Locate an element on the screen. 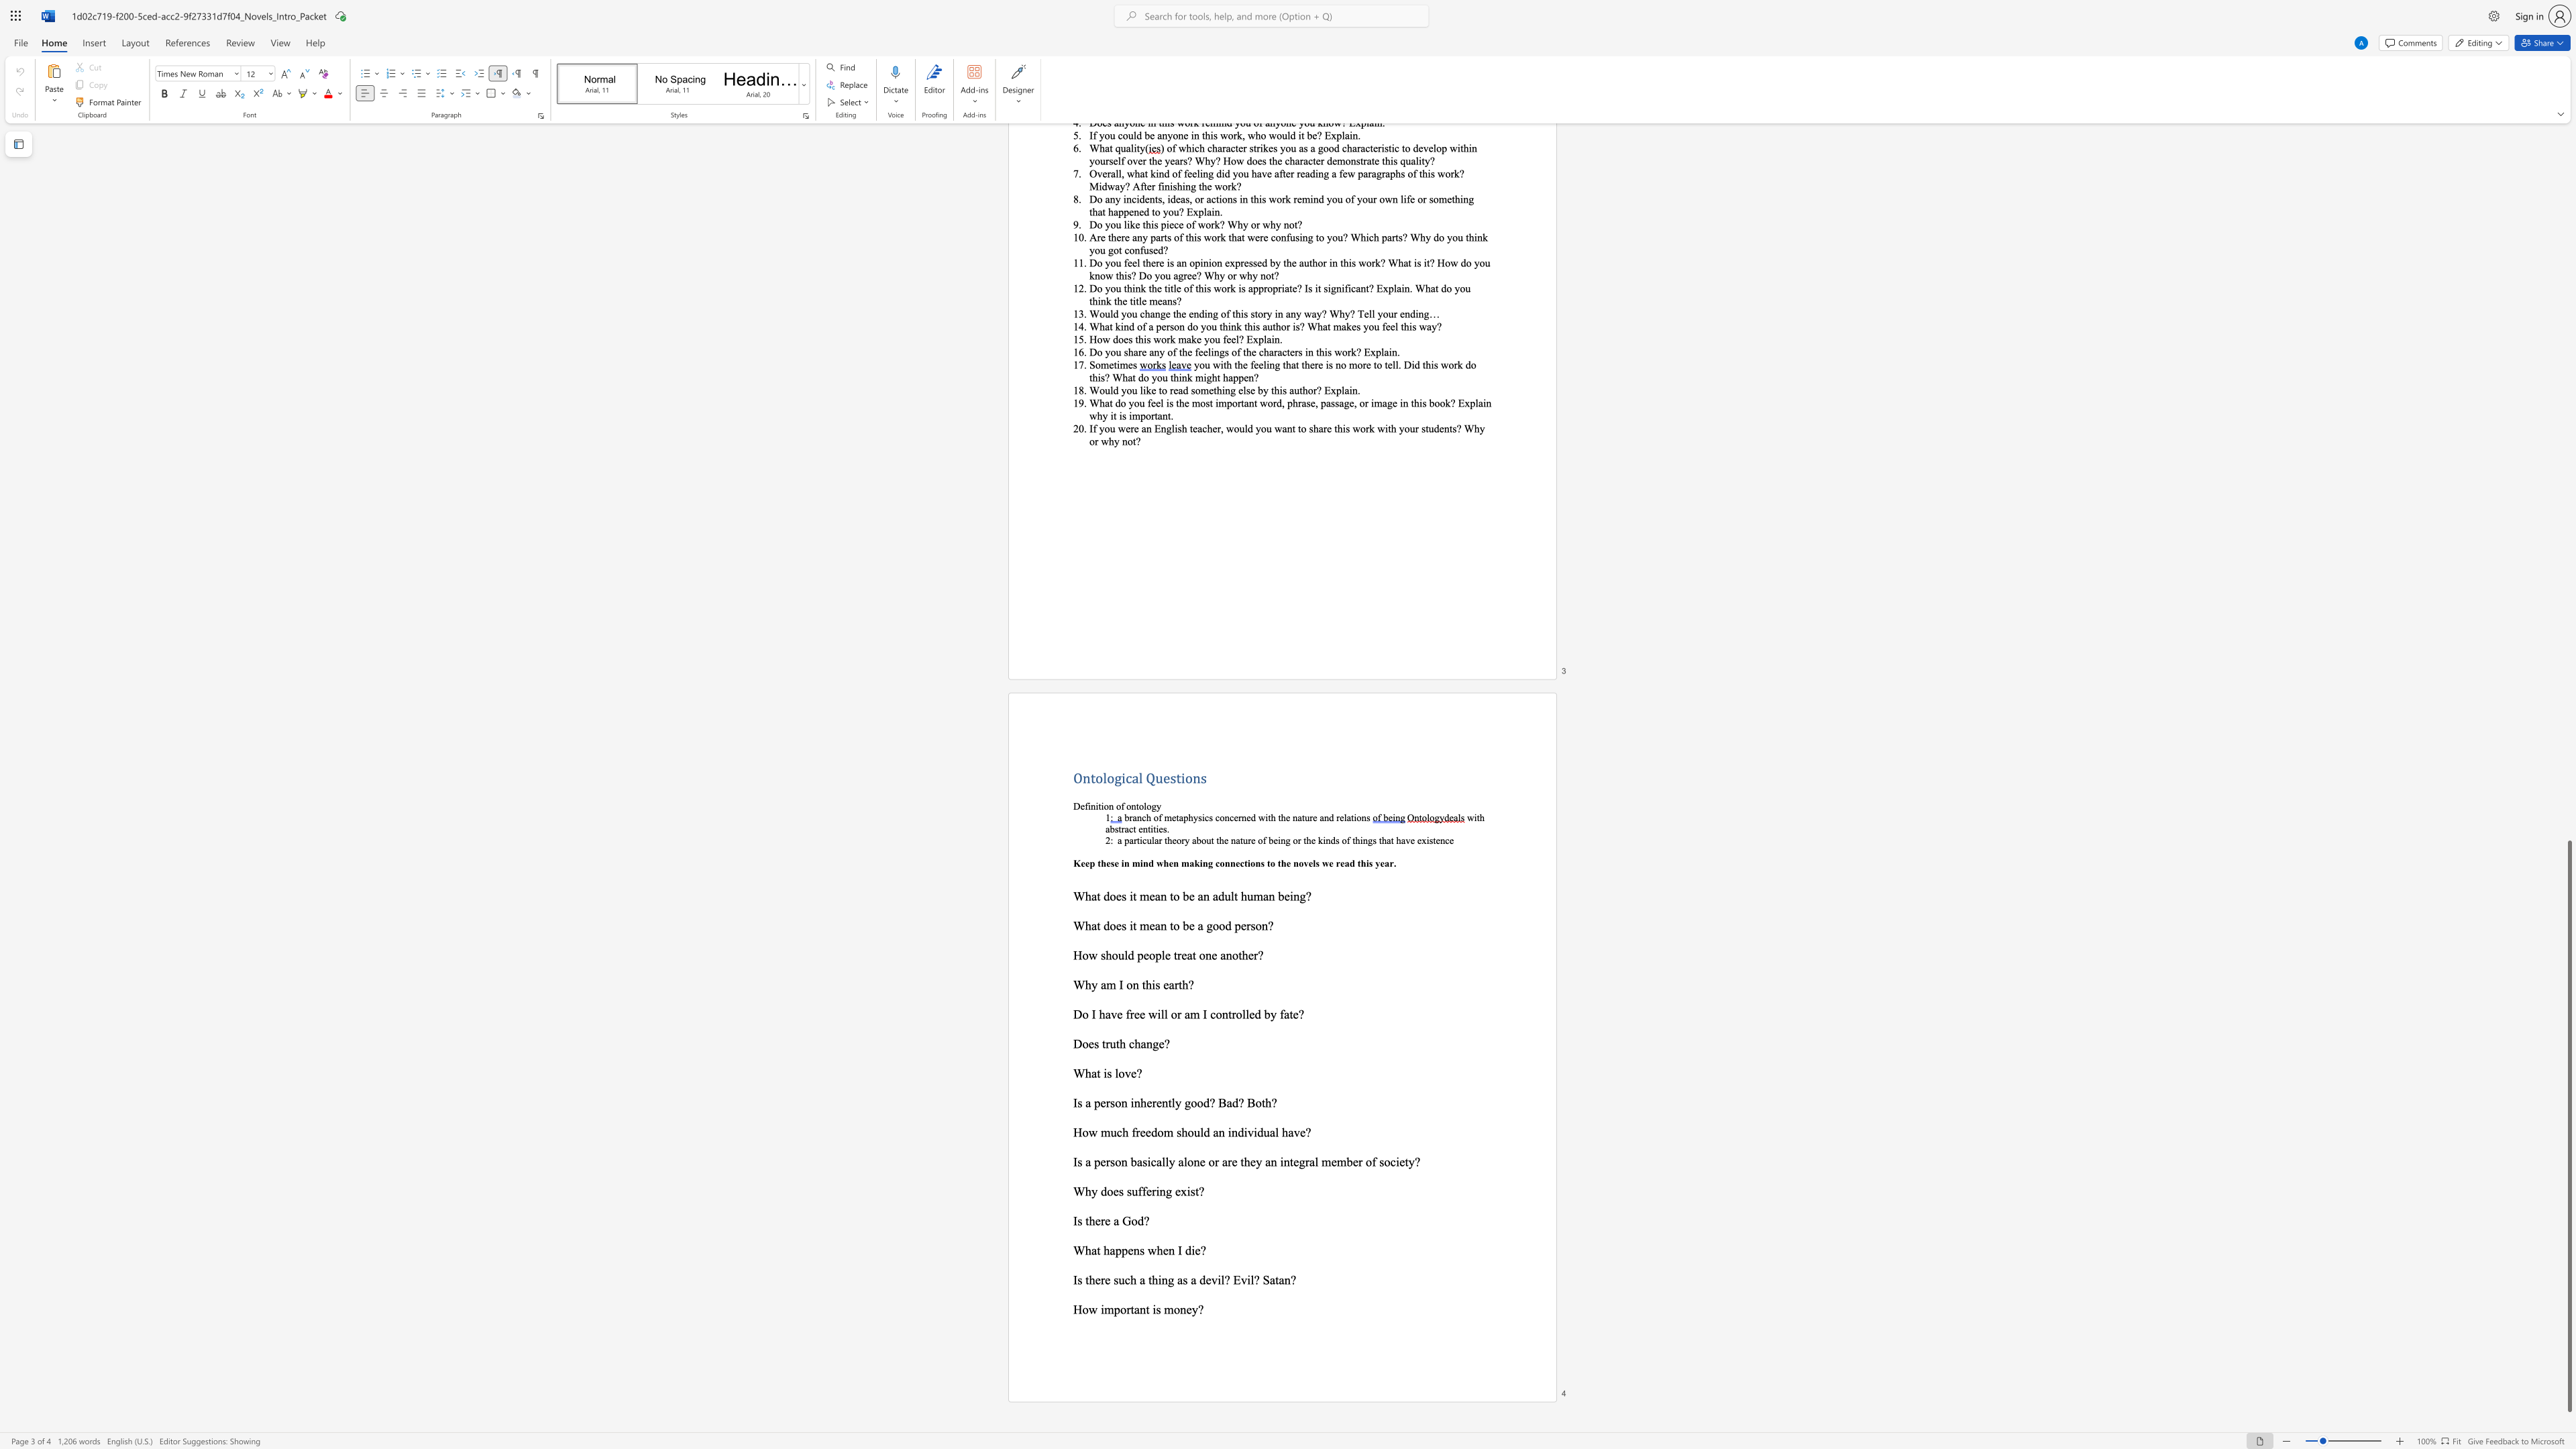 This screenshot has height=1449, width=2576. the 5th character "e" in the text is located at coordinates (1249, 955).